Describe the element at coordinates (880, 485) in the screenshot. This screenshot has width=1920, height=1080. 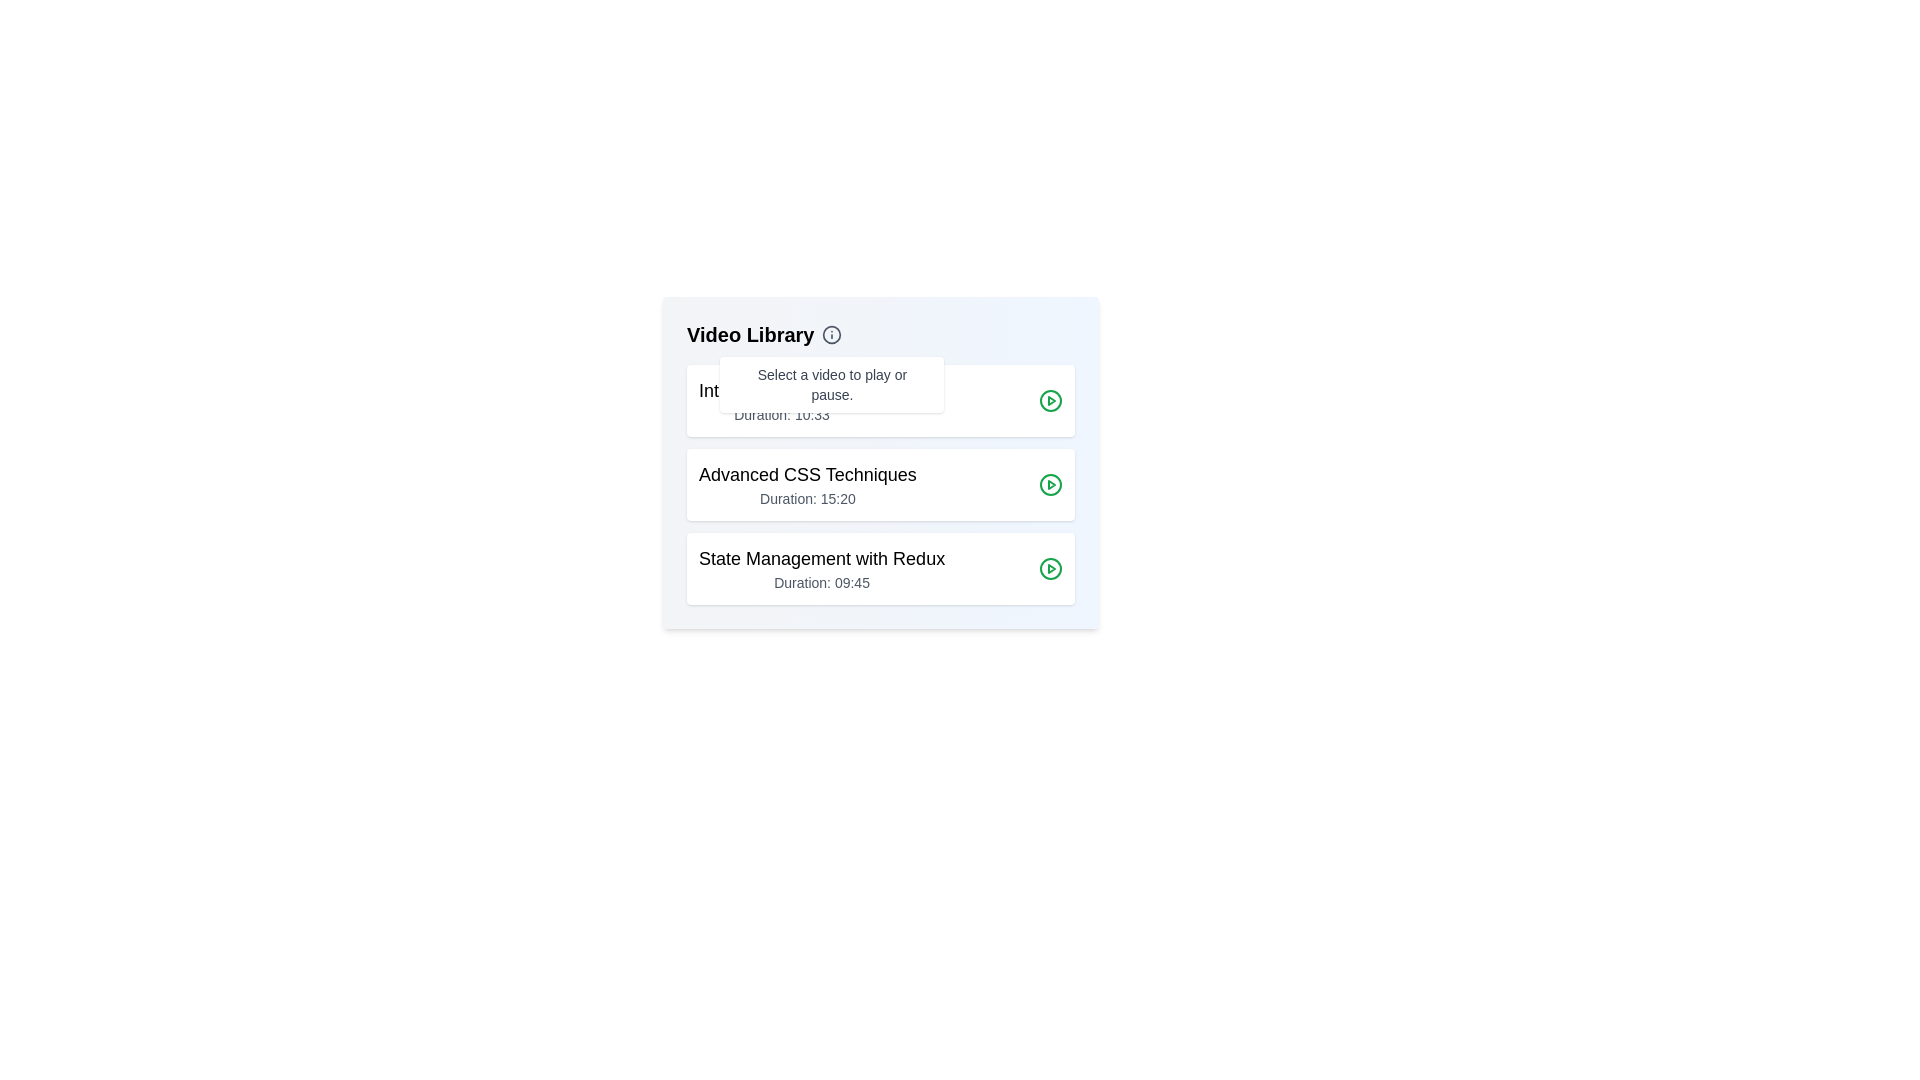
I see `the second video entry` at that location.